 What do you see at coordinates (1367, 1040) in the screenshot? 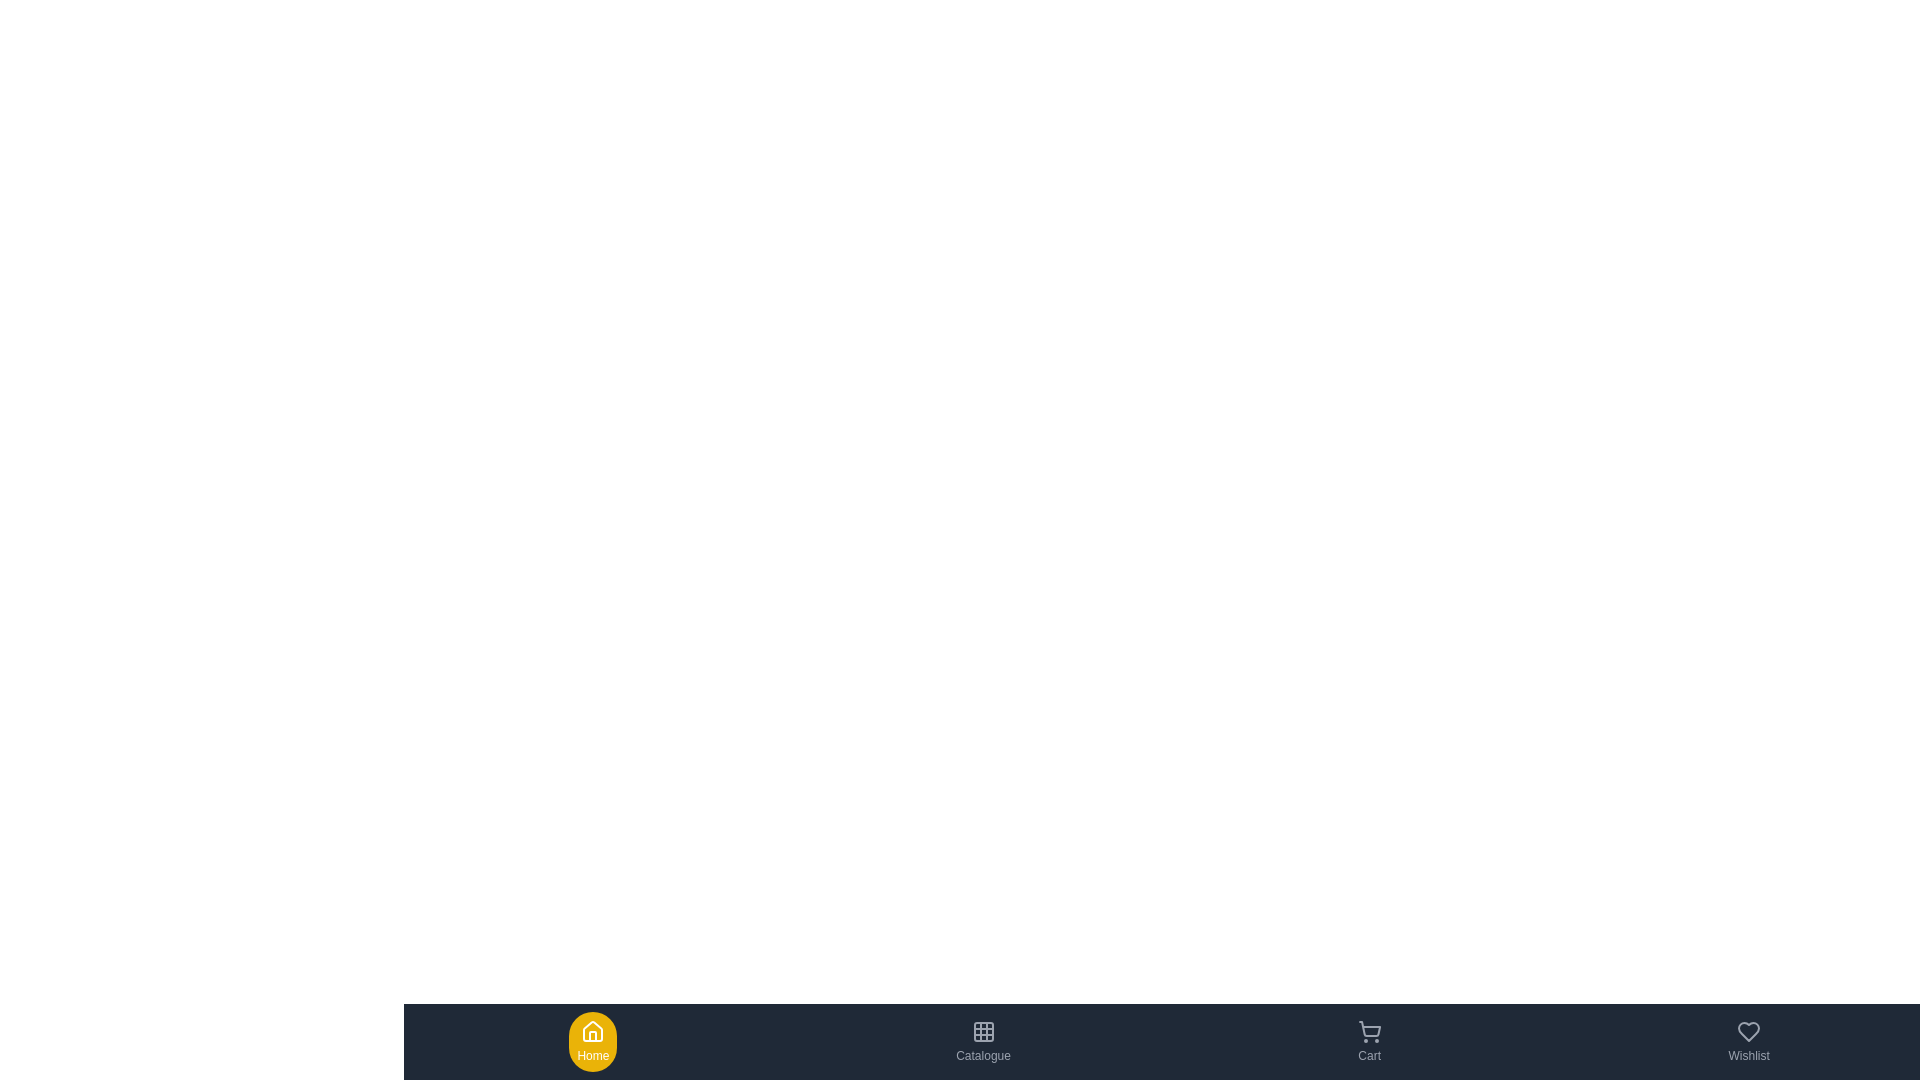
I see `the button labeled Cart to observe its hover effect` at bounding box center [1367, 1040].